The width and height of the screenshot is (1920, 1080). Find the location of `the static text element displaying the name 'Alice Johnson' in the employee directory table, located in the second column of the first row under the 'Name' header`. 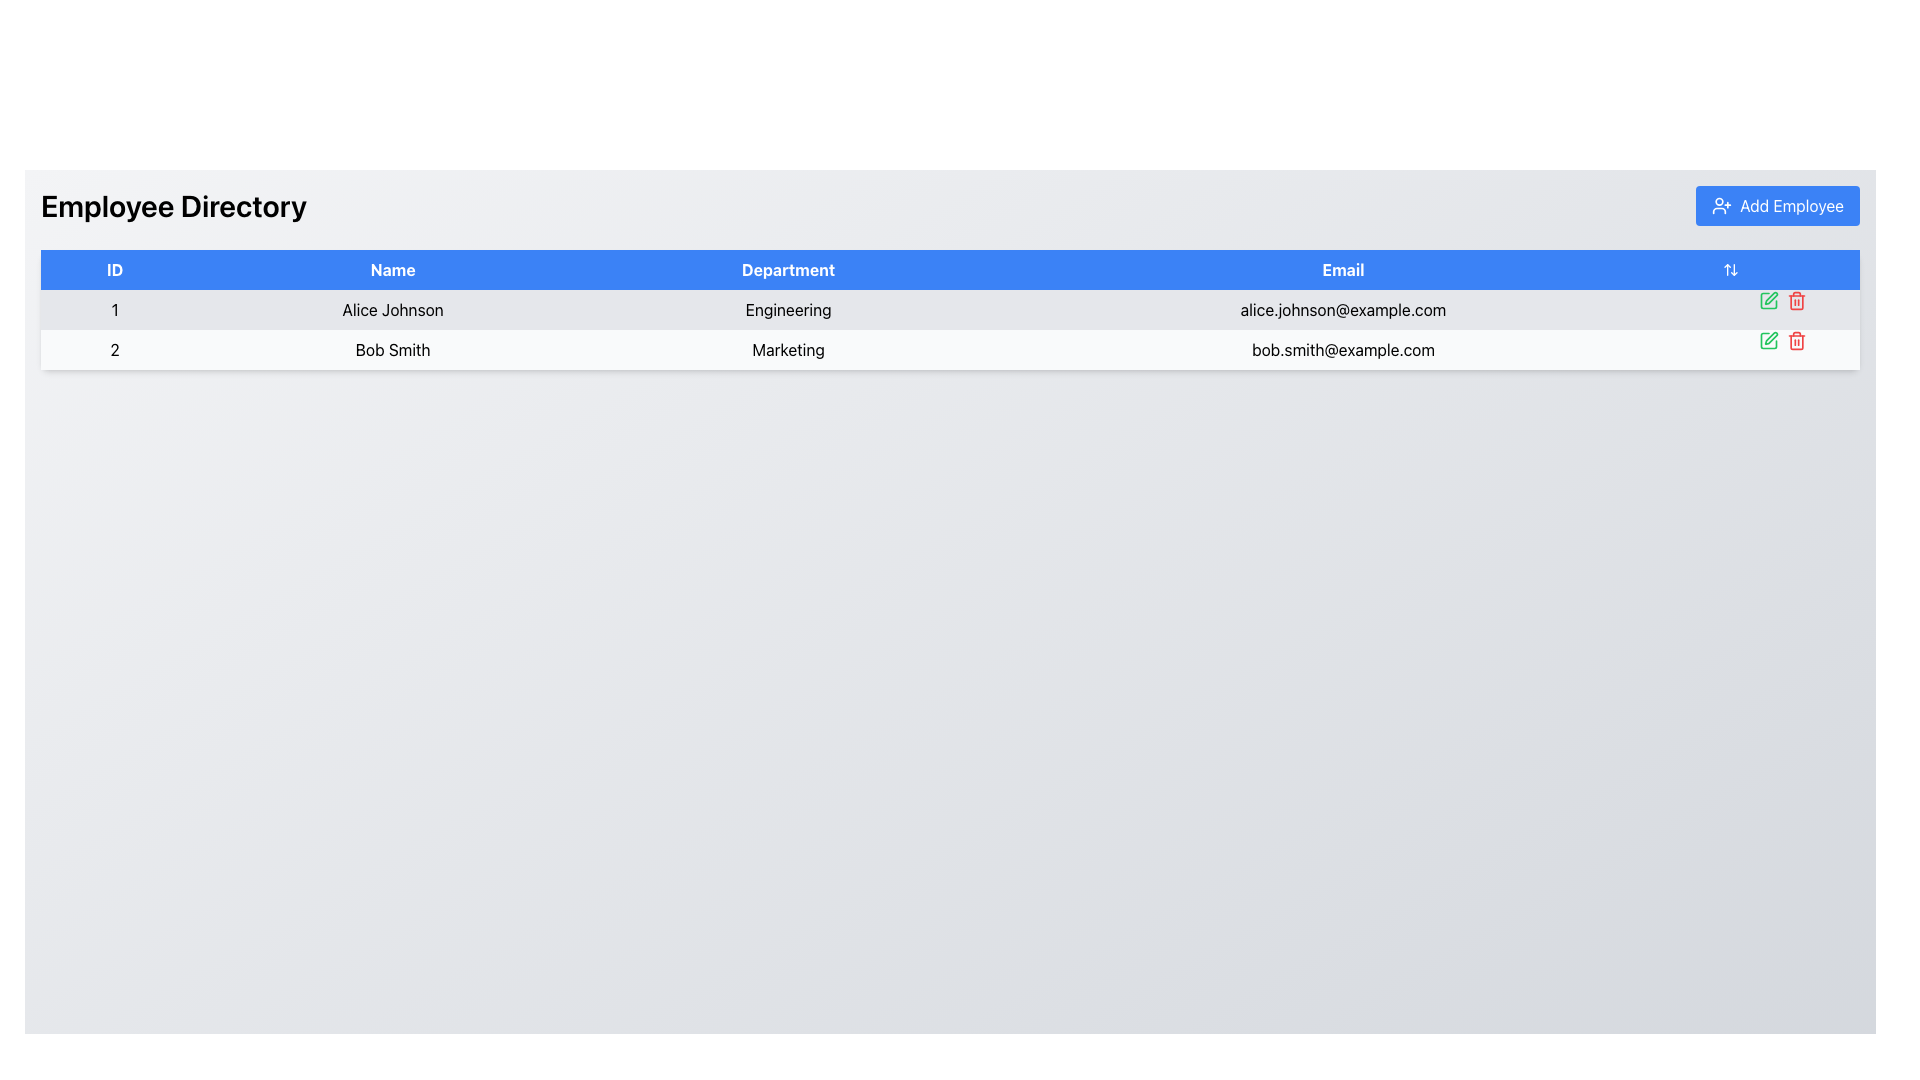

the static text element displaying the name 'Alice Johnson' in the employee directory table, located in the second column of the first row under the 'Name' header is located at coordinates (393, 309).